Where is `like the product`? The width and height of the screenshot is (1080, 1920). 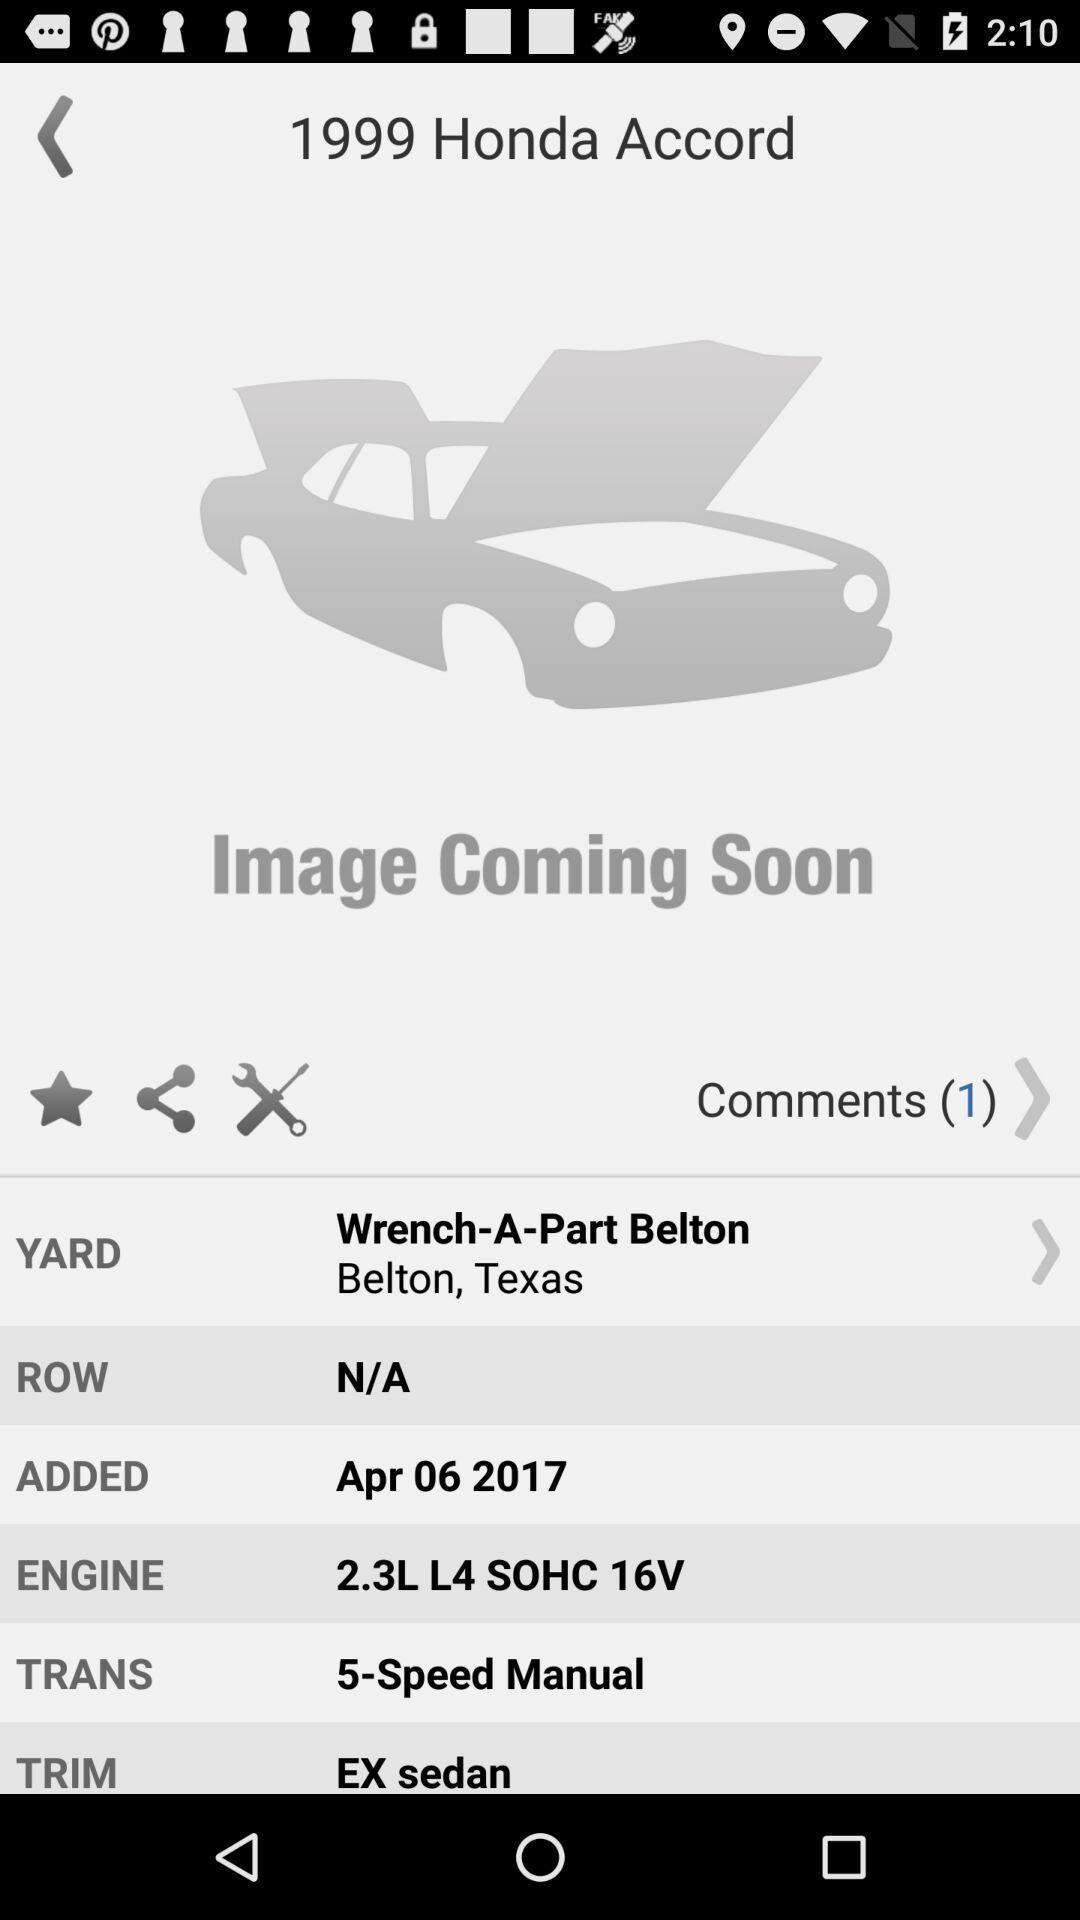
like the product is located at coordinates (59, 1097).